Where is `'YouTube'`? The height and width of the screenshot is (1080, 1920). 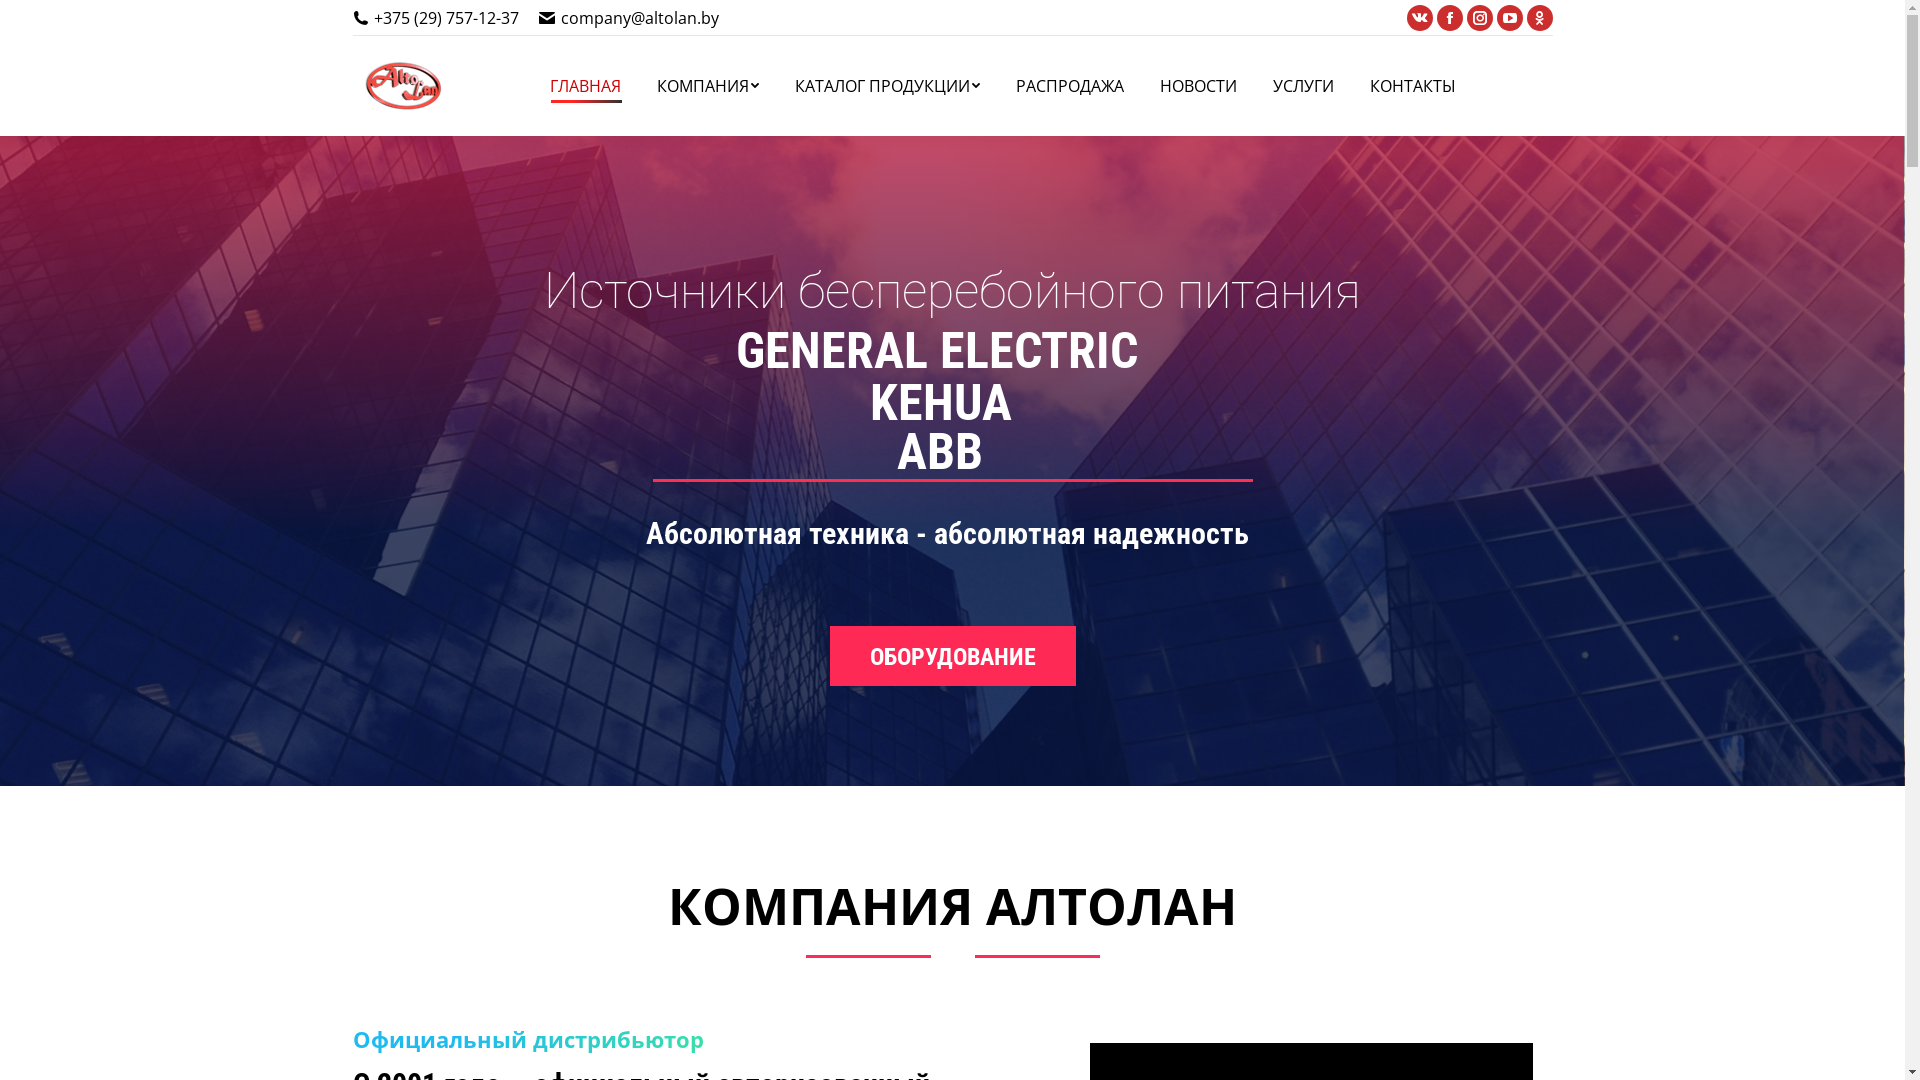
'YouTube' is located at coordinates (1508, 18).